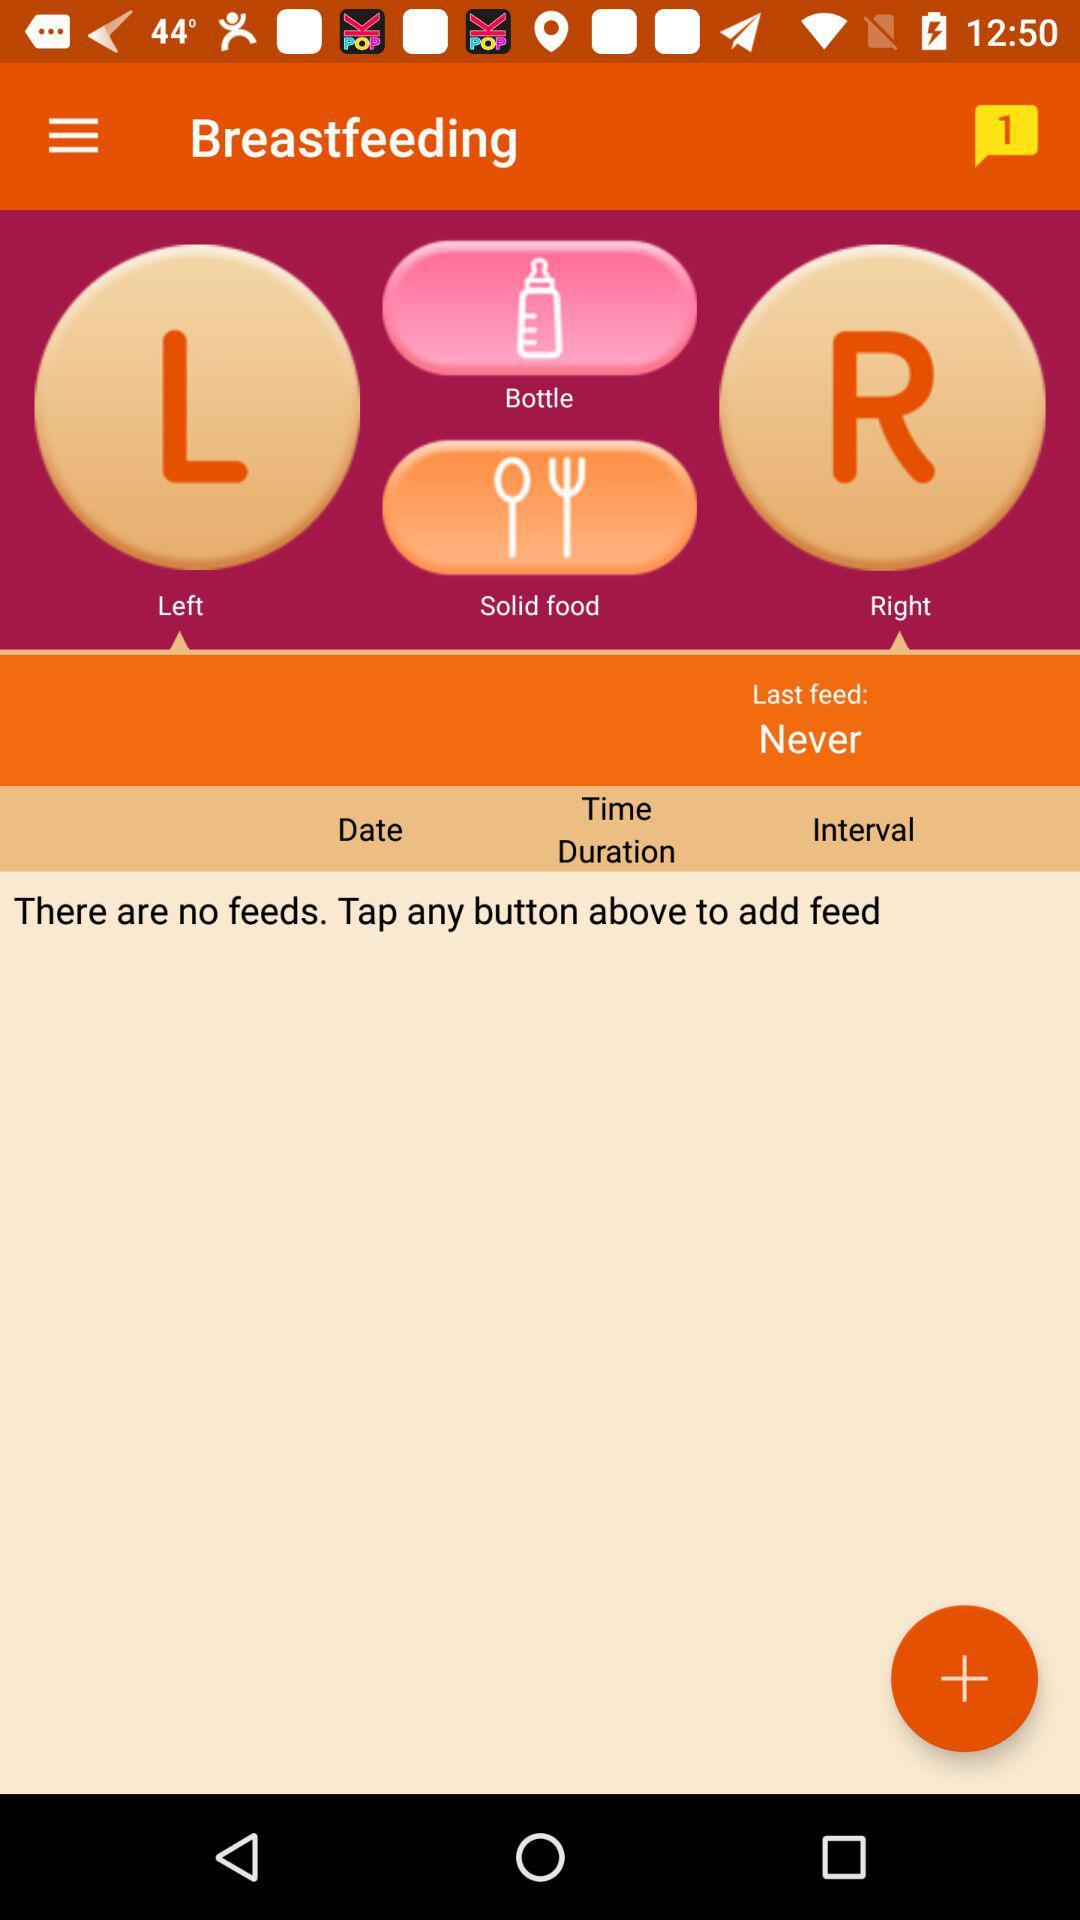 Image resolution: width=1080 pixels, height=1920 pixels. I want to click on icon at the bottom right corner, so click(963, 1678).